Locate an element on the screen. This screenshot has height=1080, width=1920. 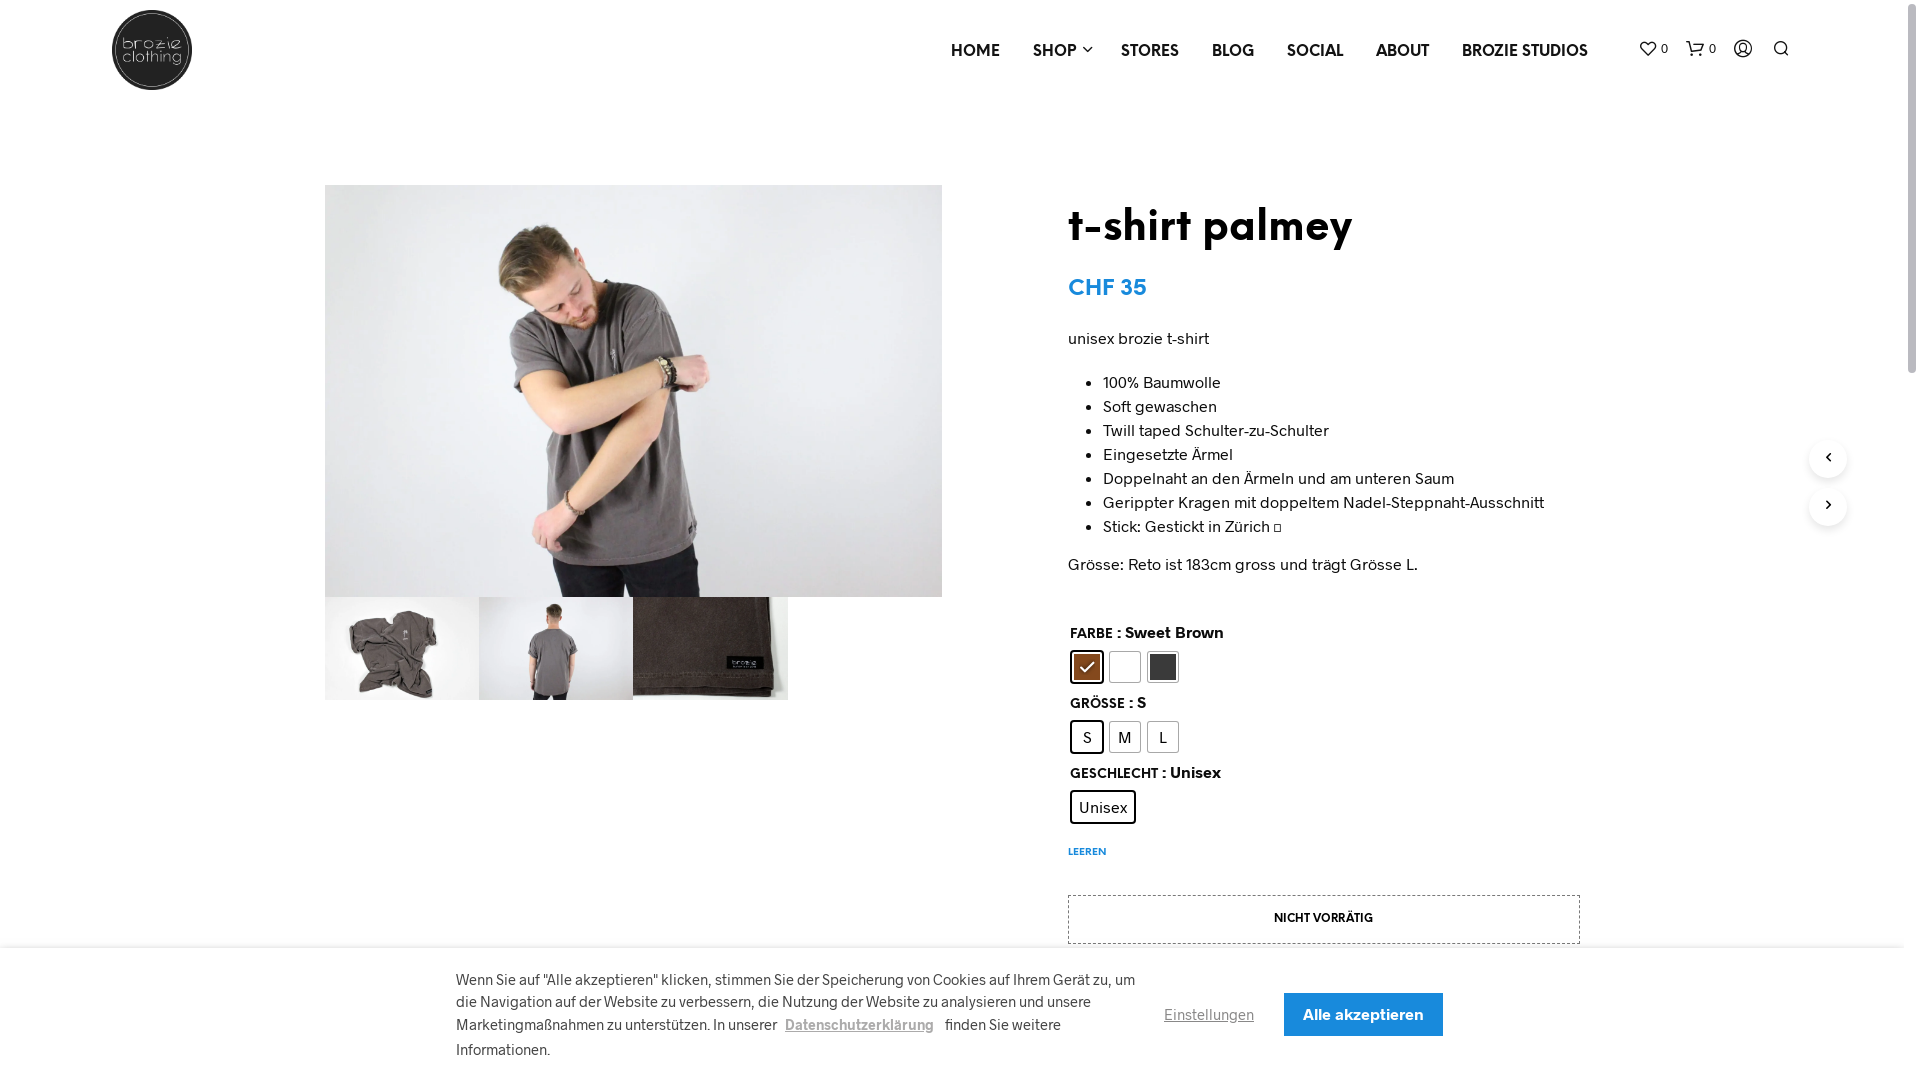
'BROZIE STUDIOS' is located at coordinates (1524, 51).